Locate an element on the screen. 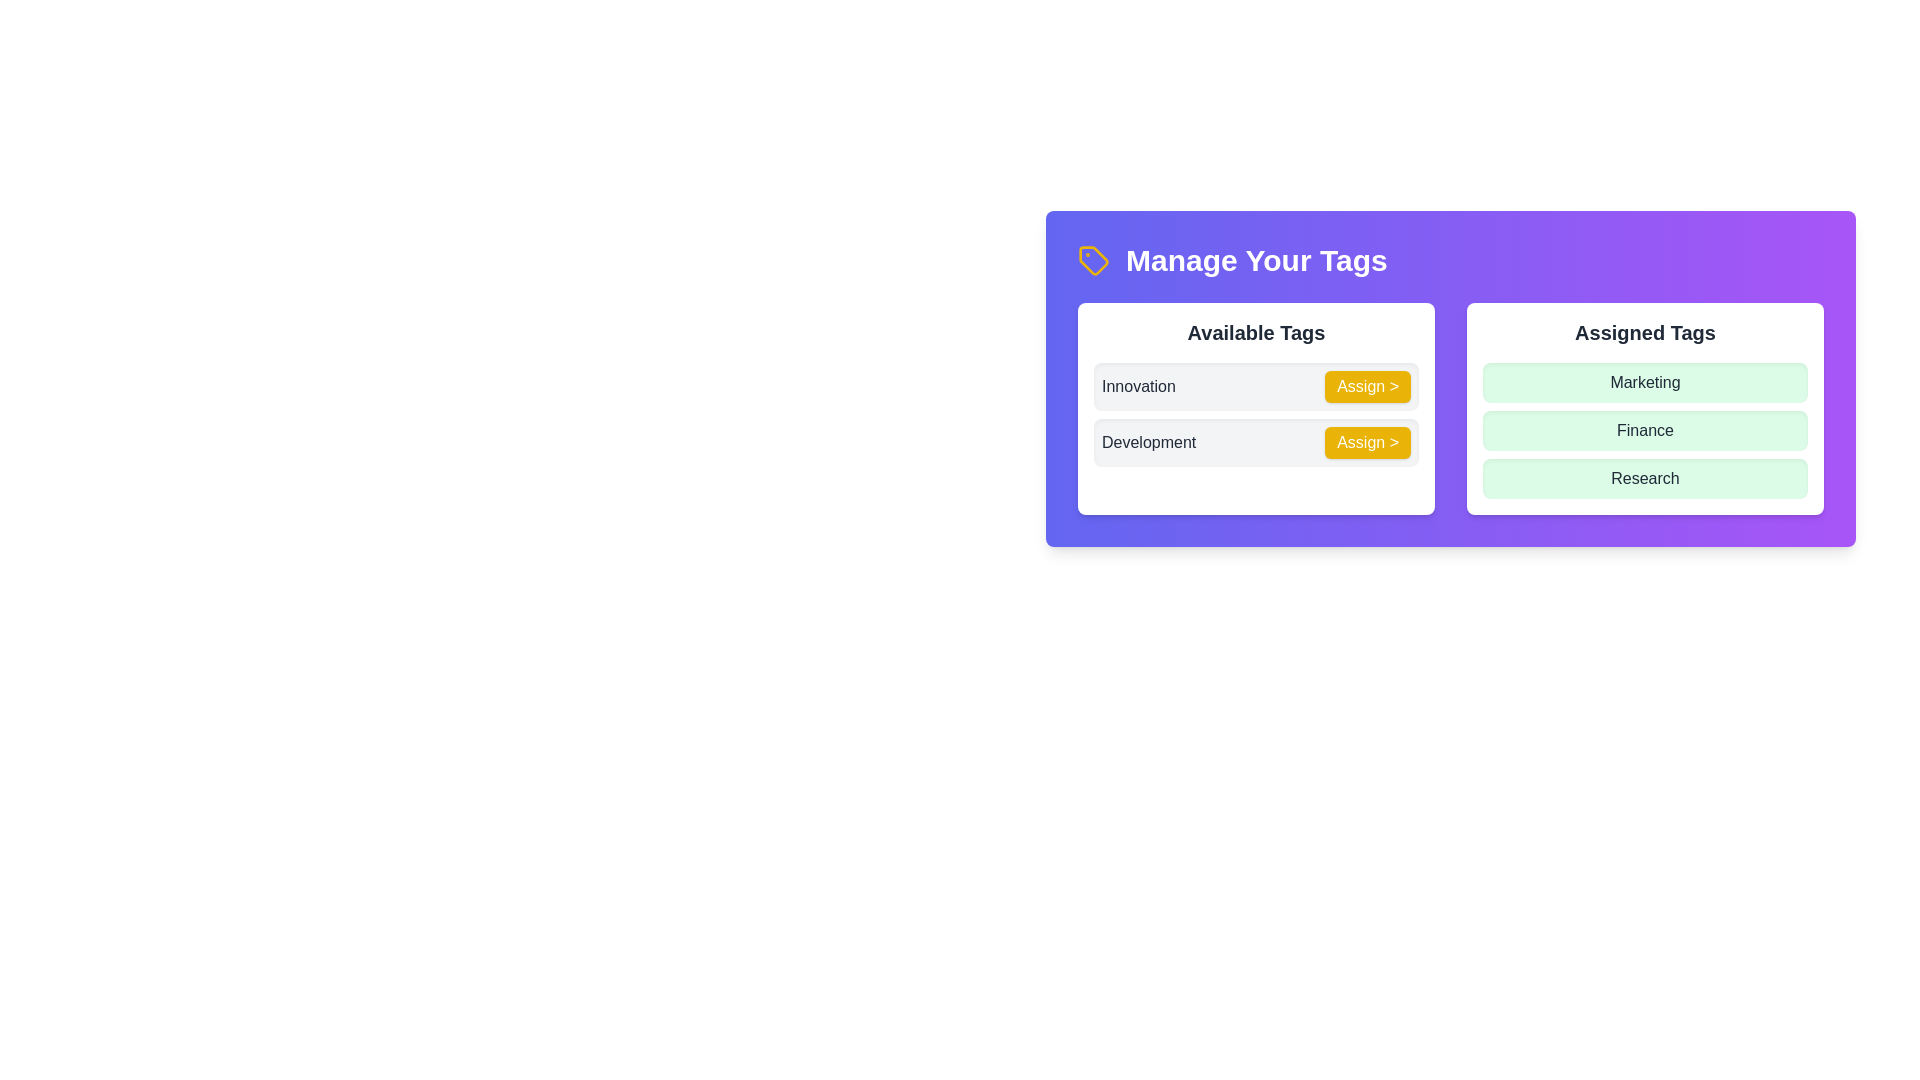 This screenshot has width=1920, height=1080. the 'Finance' label, which is the second item in the 'Assigned Tags' section, displayed in medium font with a light green background and rounded corners is located at coordinates (1645, 430).